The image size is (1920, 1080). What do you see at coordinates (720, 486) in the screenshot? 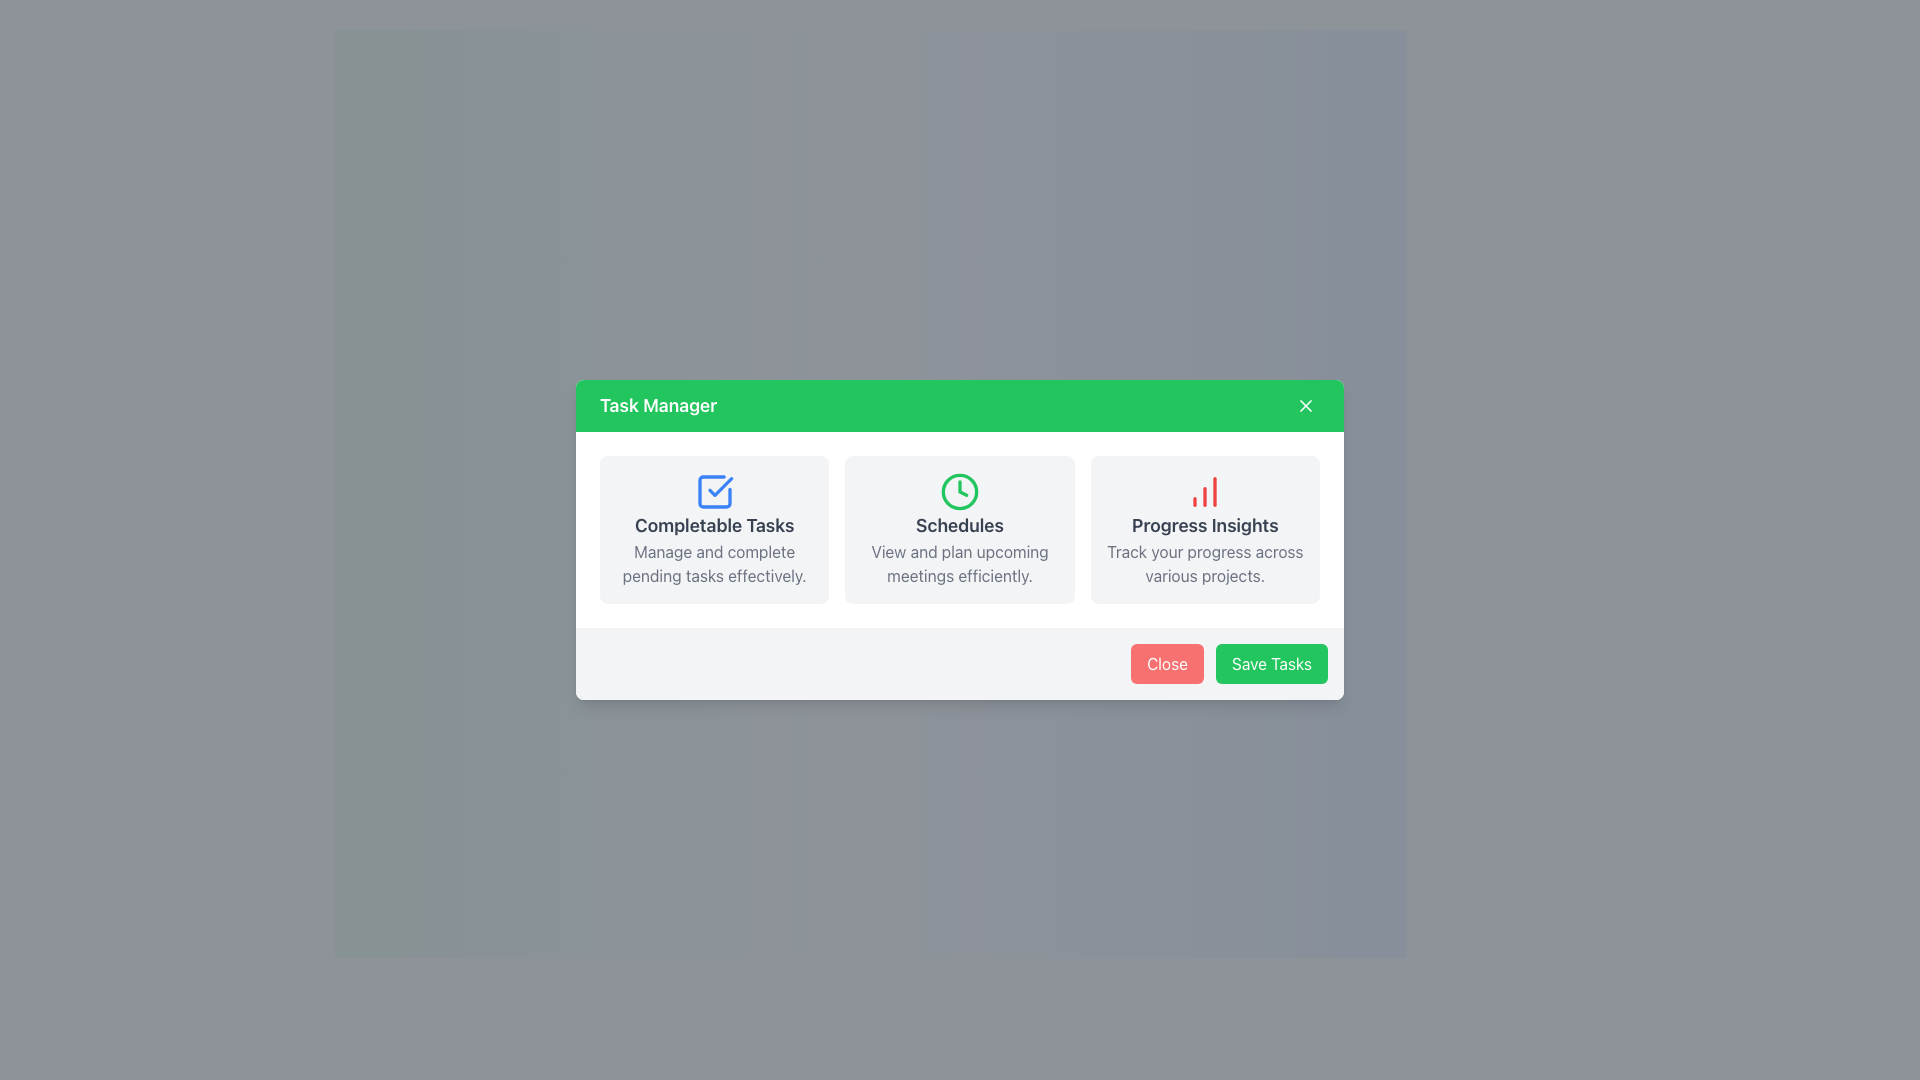
I see `the checkmark icon, which is a blue stroke designed as a stylized 'tick' within the square icon in the 'Completable Tasks' card` at bounding box center [720, 486].